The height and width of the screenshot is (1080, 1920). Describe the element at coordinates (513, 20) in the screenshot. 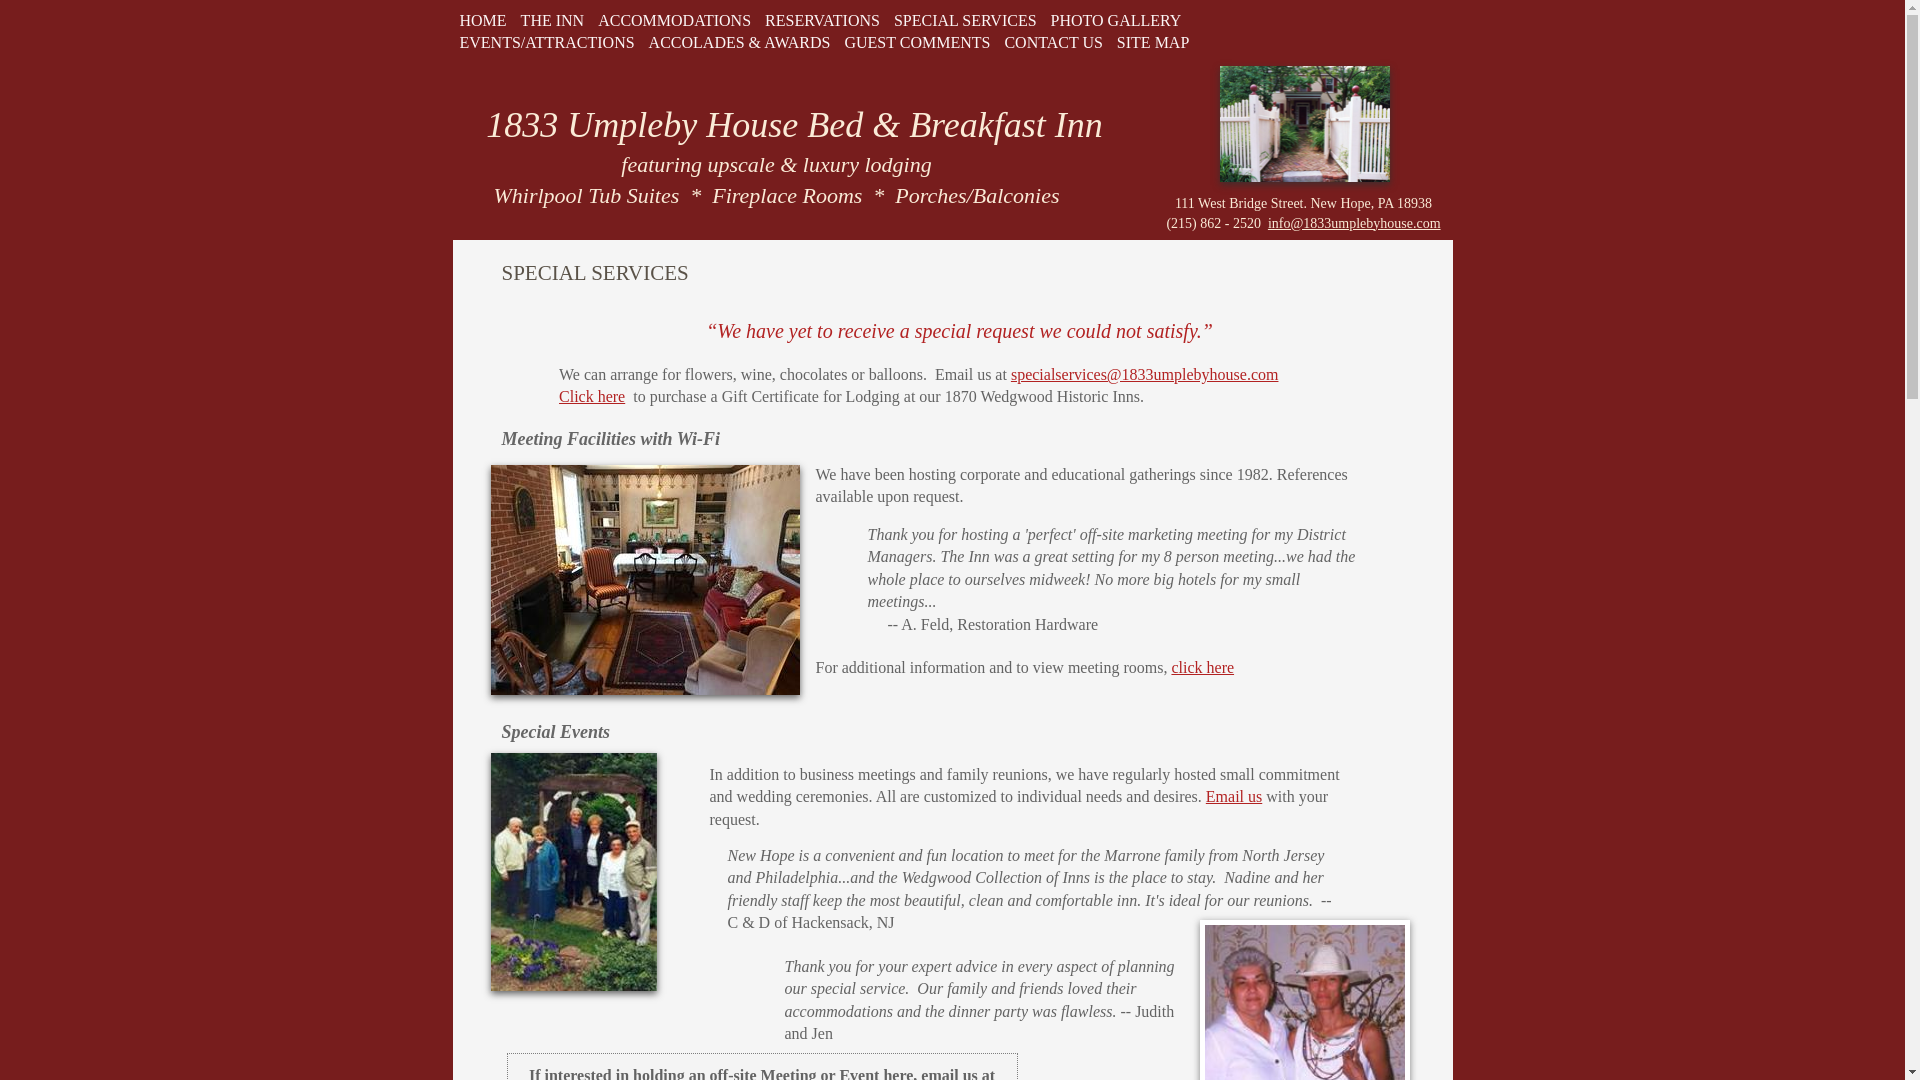

I see `'THE INN'` at that location.